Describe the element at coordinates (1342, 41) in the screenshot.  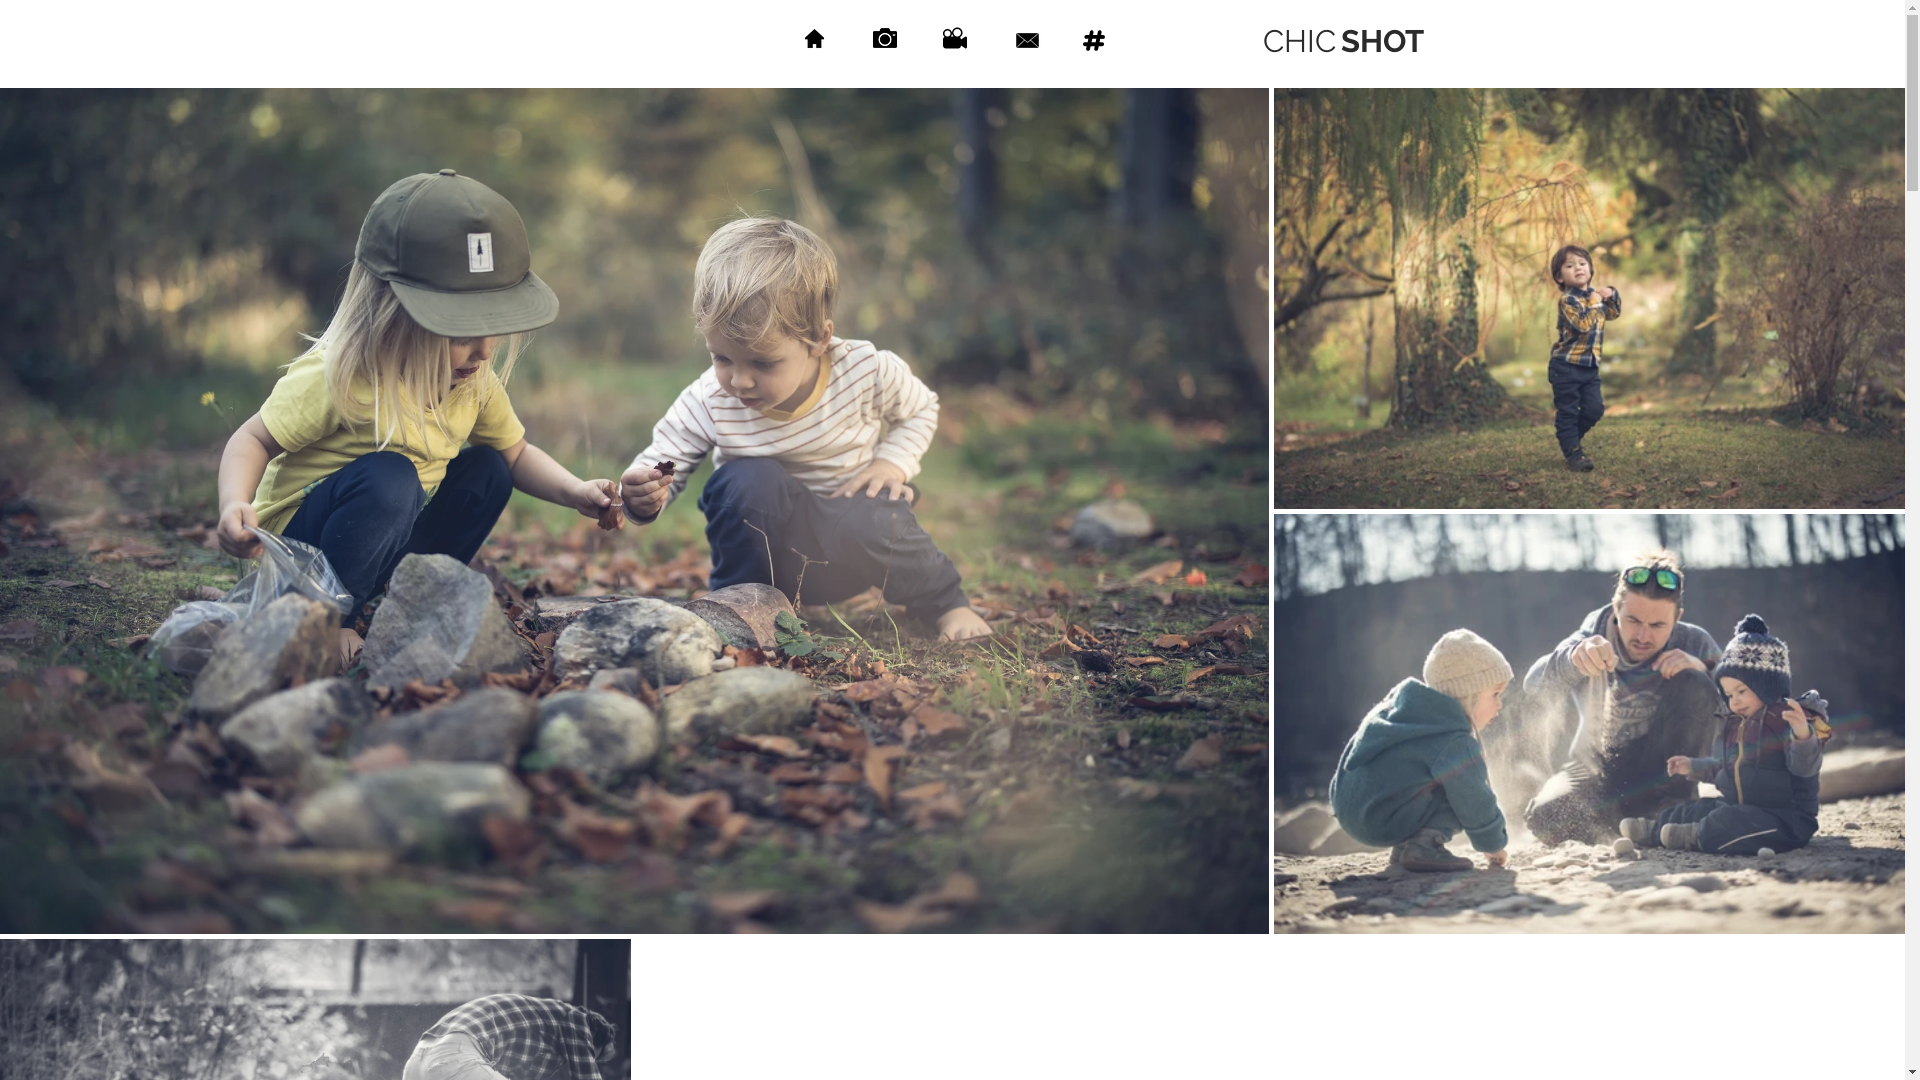
I see `'CHIC SHOT'` at that location.